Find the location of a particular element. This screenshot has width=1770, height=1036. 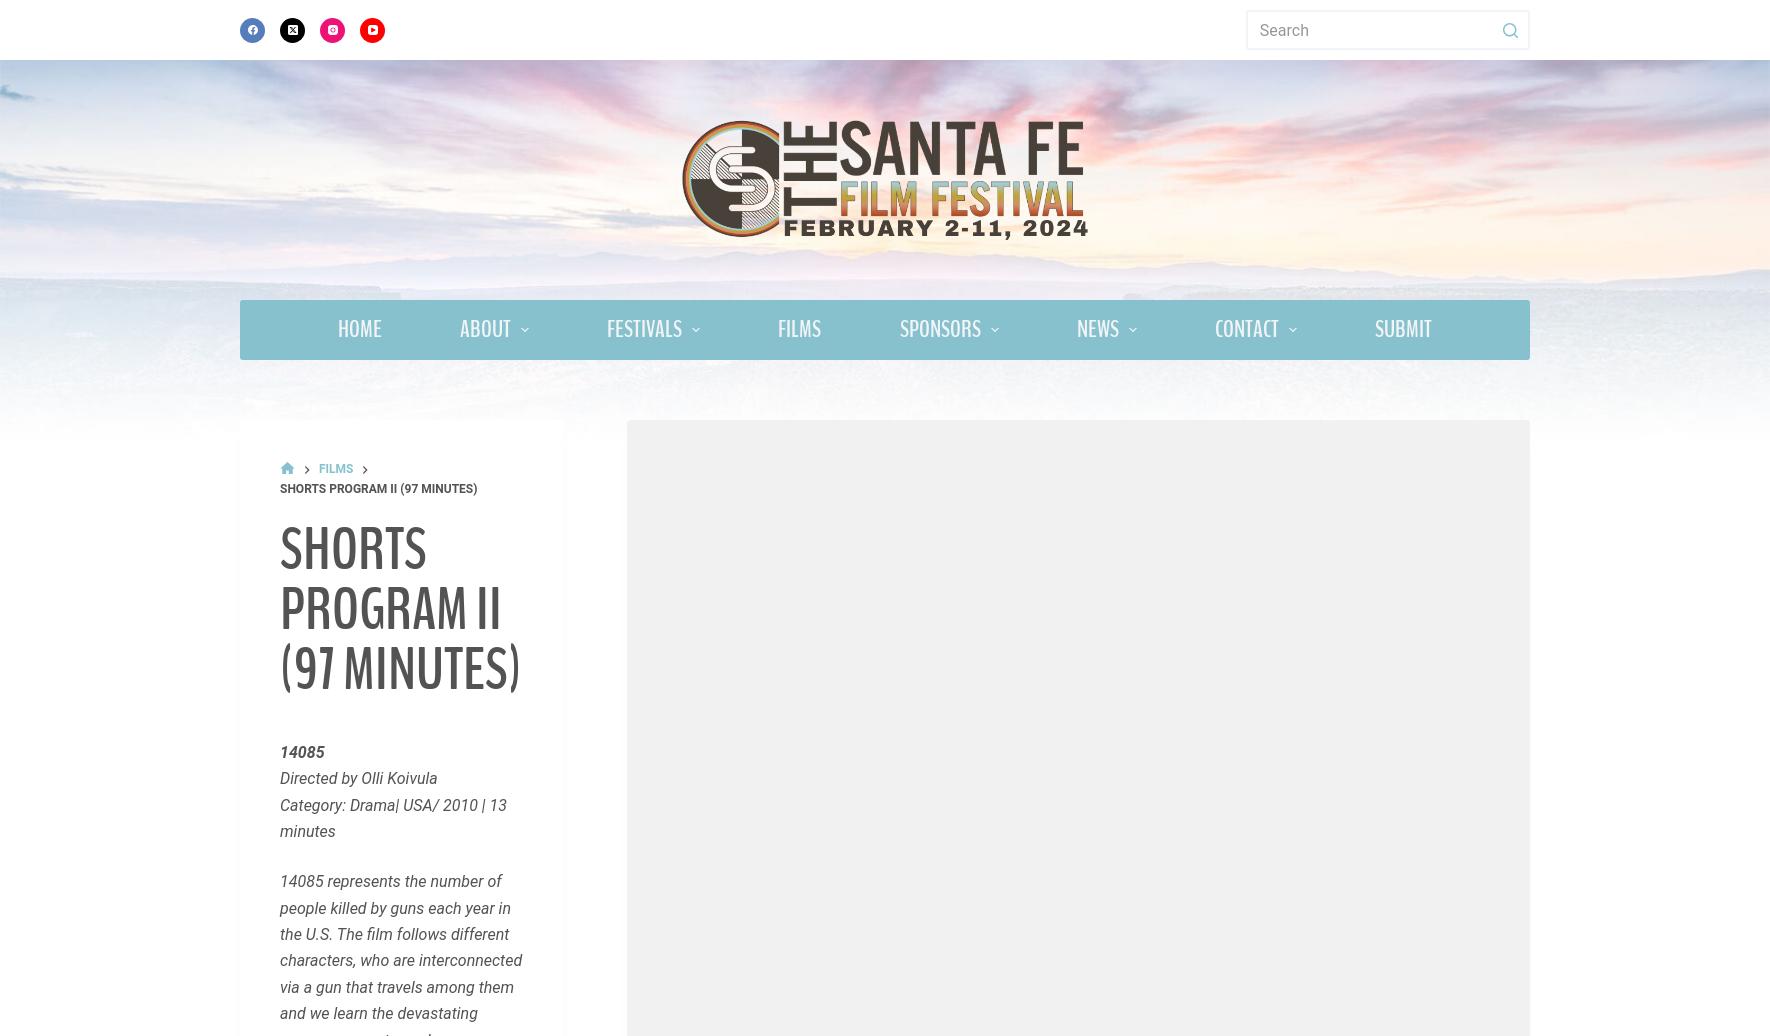

'“What goes around comes around. Come full circle. Karma. Sow the wind, reap the whirlwind. A person’s actions, whether good or bad, will have consequences for that person. Actions create an entire cycle of cause and effect.”' is located at coordinates (397, 487).